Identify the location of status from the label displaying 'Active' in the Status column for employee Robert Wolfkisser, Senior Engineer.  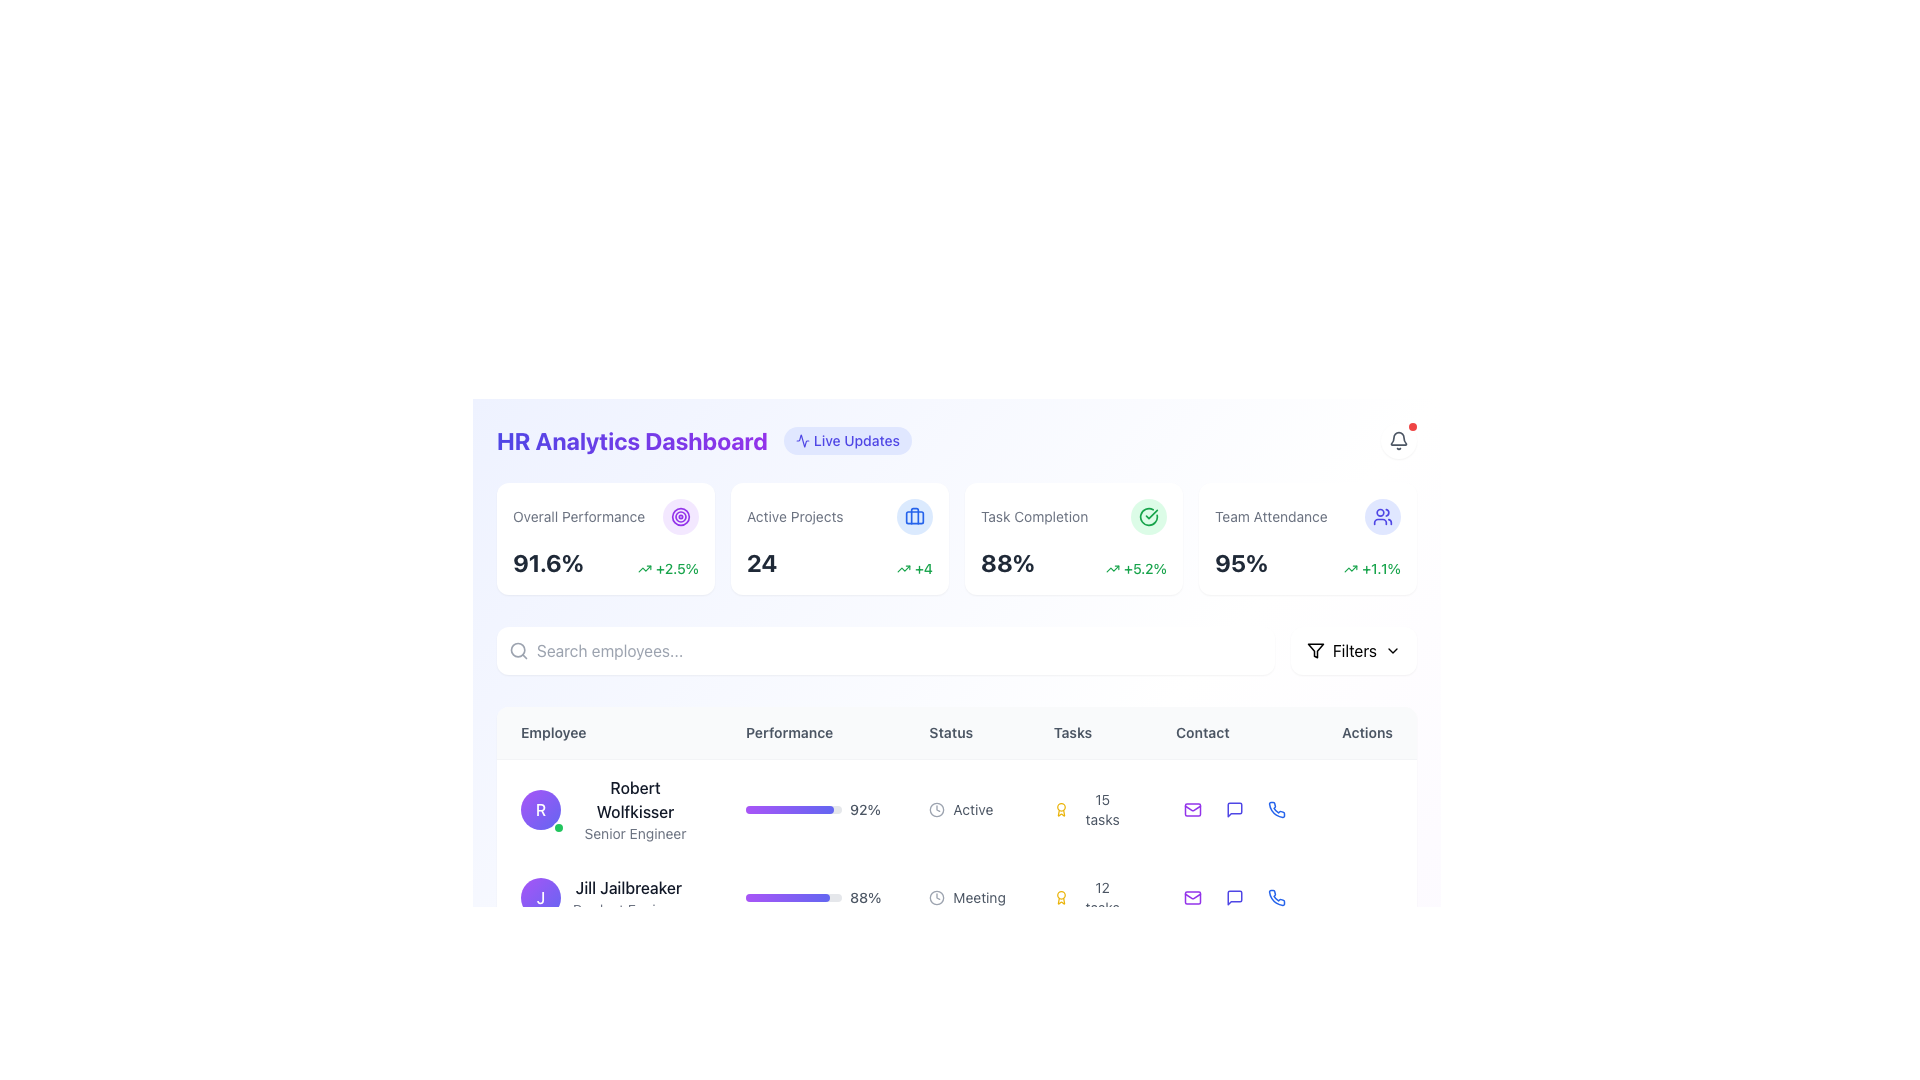
(967, 808).